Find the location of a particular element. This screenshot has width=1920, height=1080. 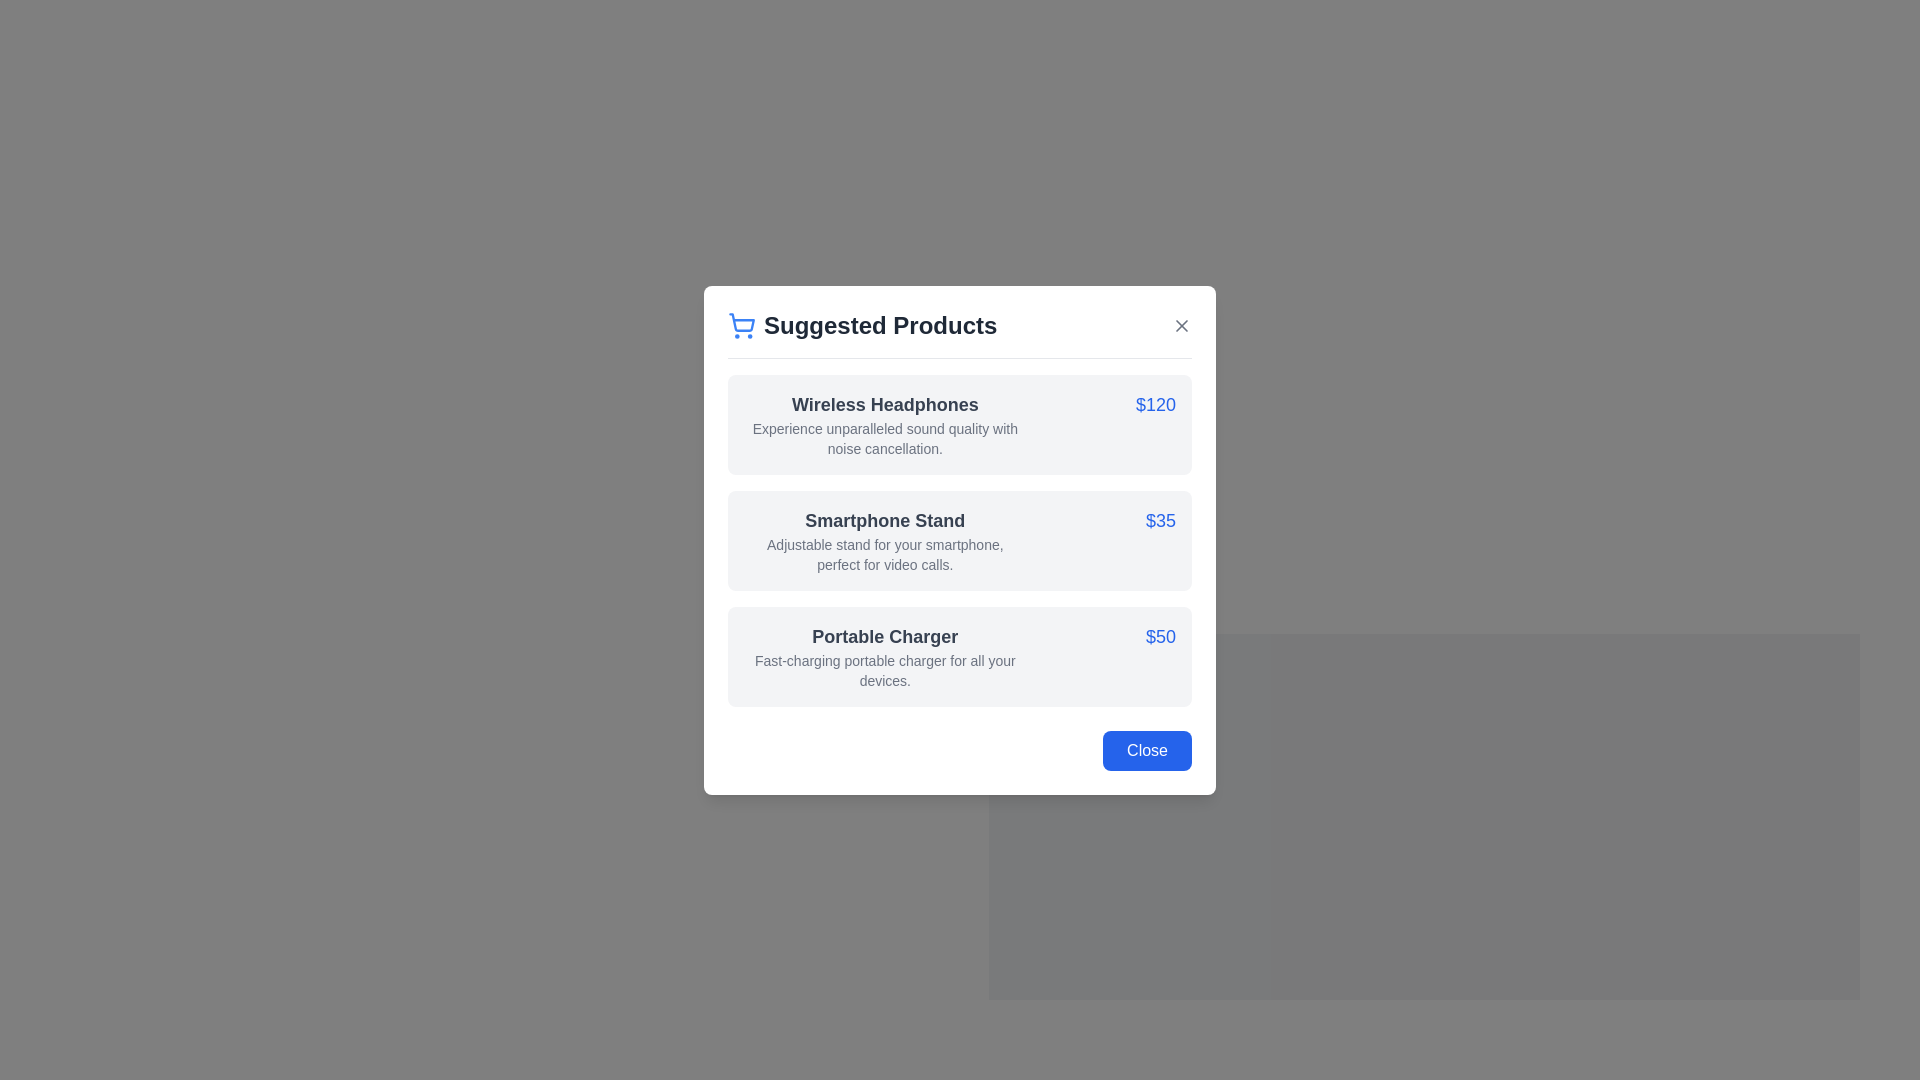

the text label element that describes the product as 'Adjustable stand for your smartphone, perfect for video calls.' located directly underneath the title 'Smartphone Stand' in the 'Suggested Products' dialog is located at coordinates (884, 554).